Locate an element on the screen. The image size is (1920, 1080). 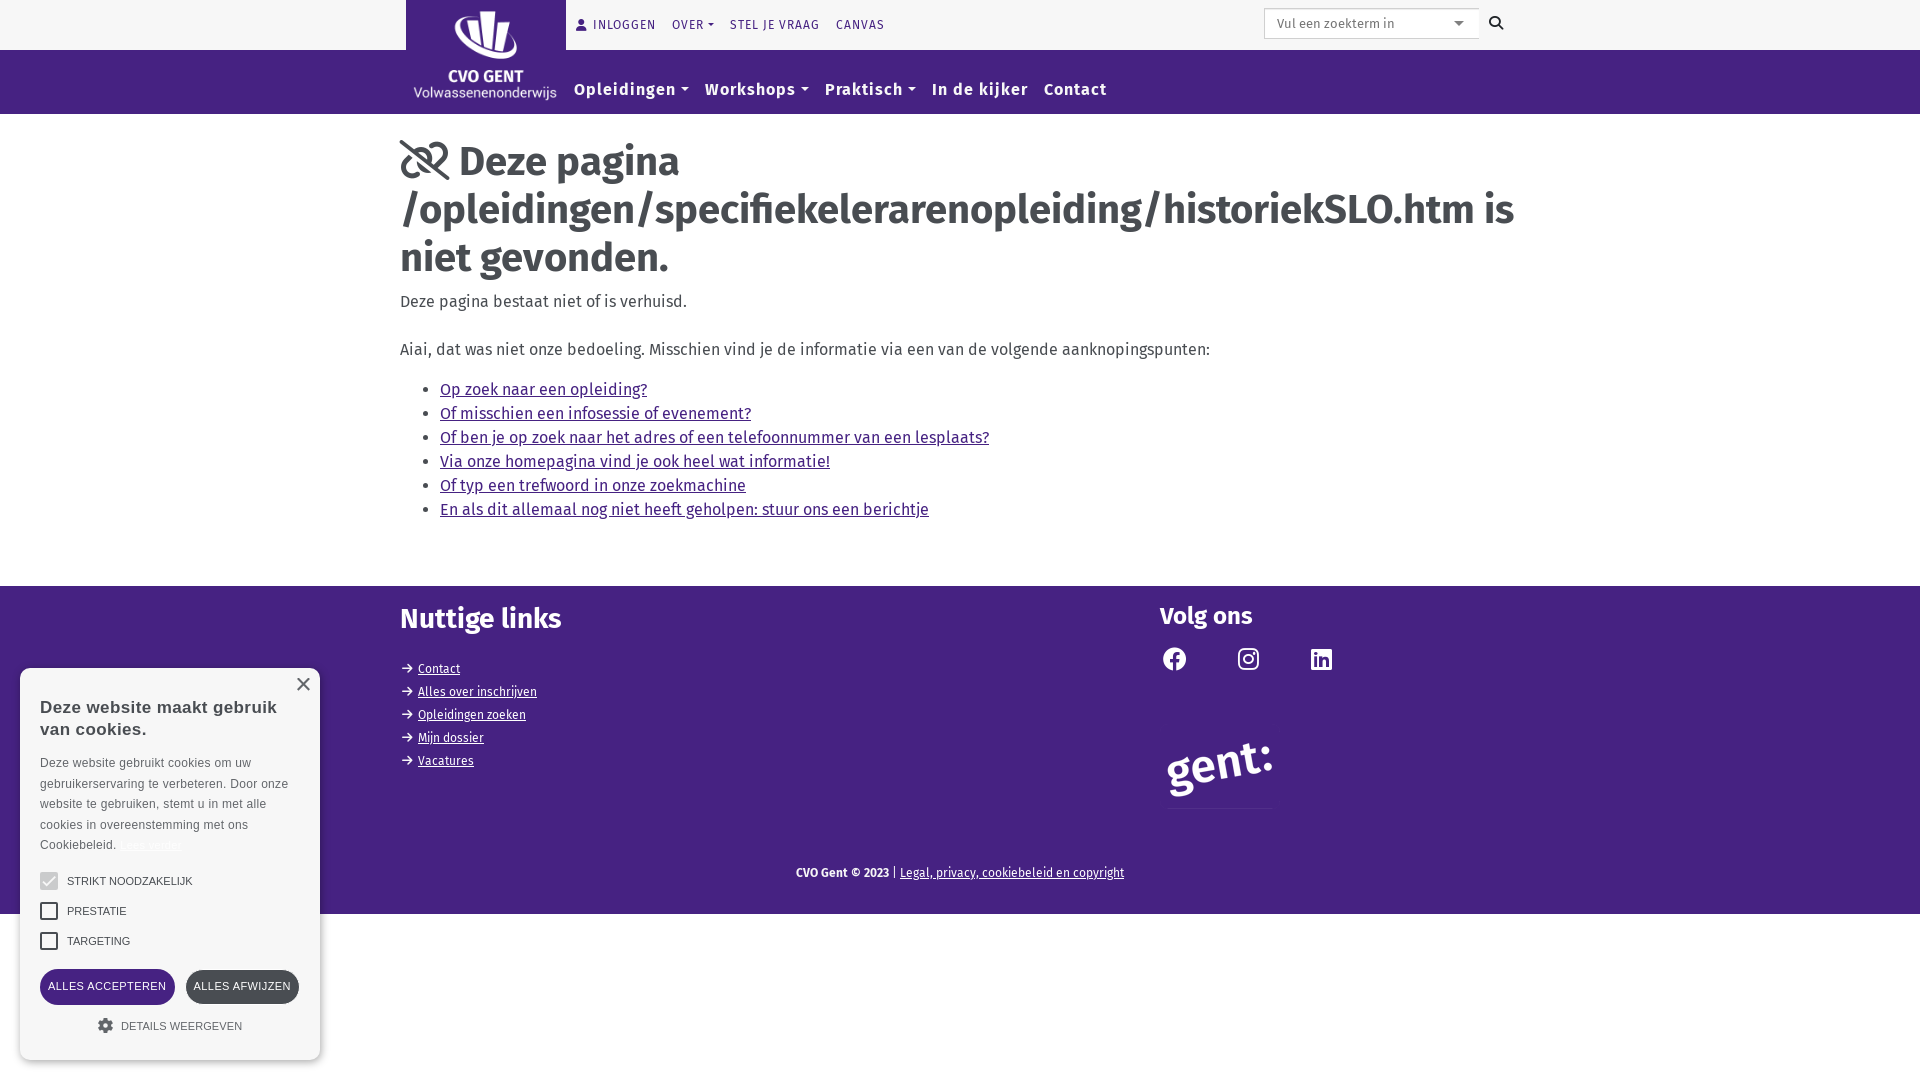
'Of typ een trefwoord in onze zoekmachine' is located at coordinates (592, 485).